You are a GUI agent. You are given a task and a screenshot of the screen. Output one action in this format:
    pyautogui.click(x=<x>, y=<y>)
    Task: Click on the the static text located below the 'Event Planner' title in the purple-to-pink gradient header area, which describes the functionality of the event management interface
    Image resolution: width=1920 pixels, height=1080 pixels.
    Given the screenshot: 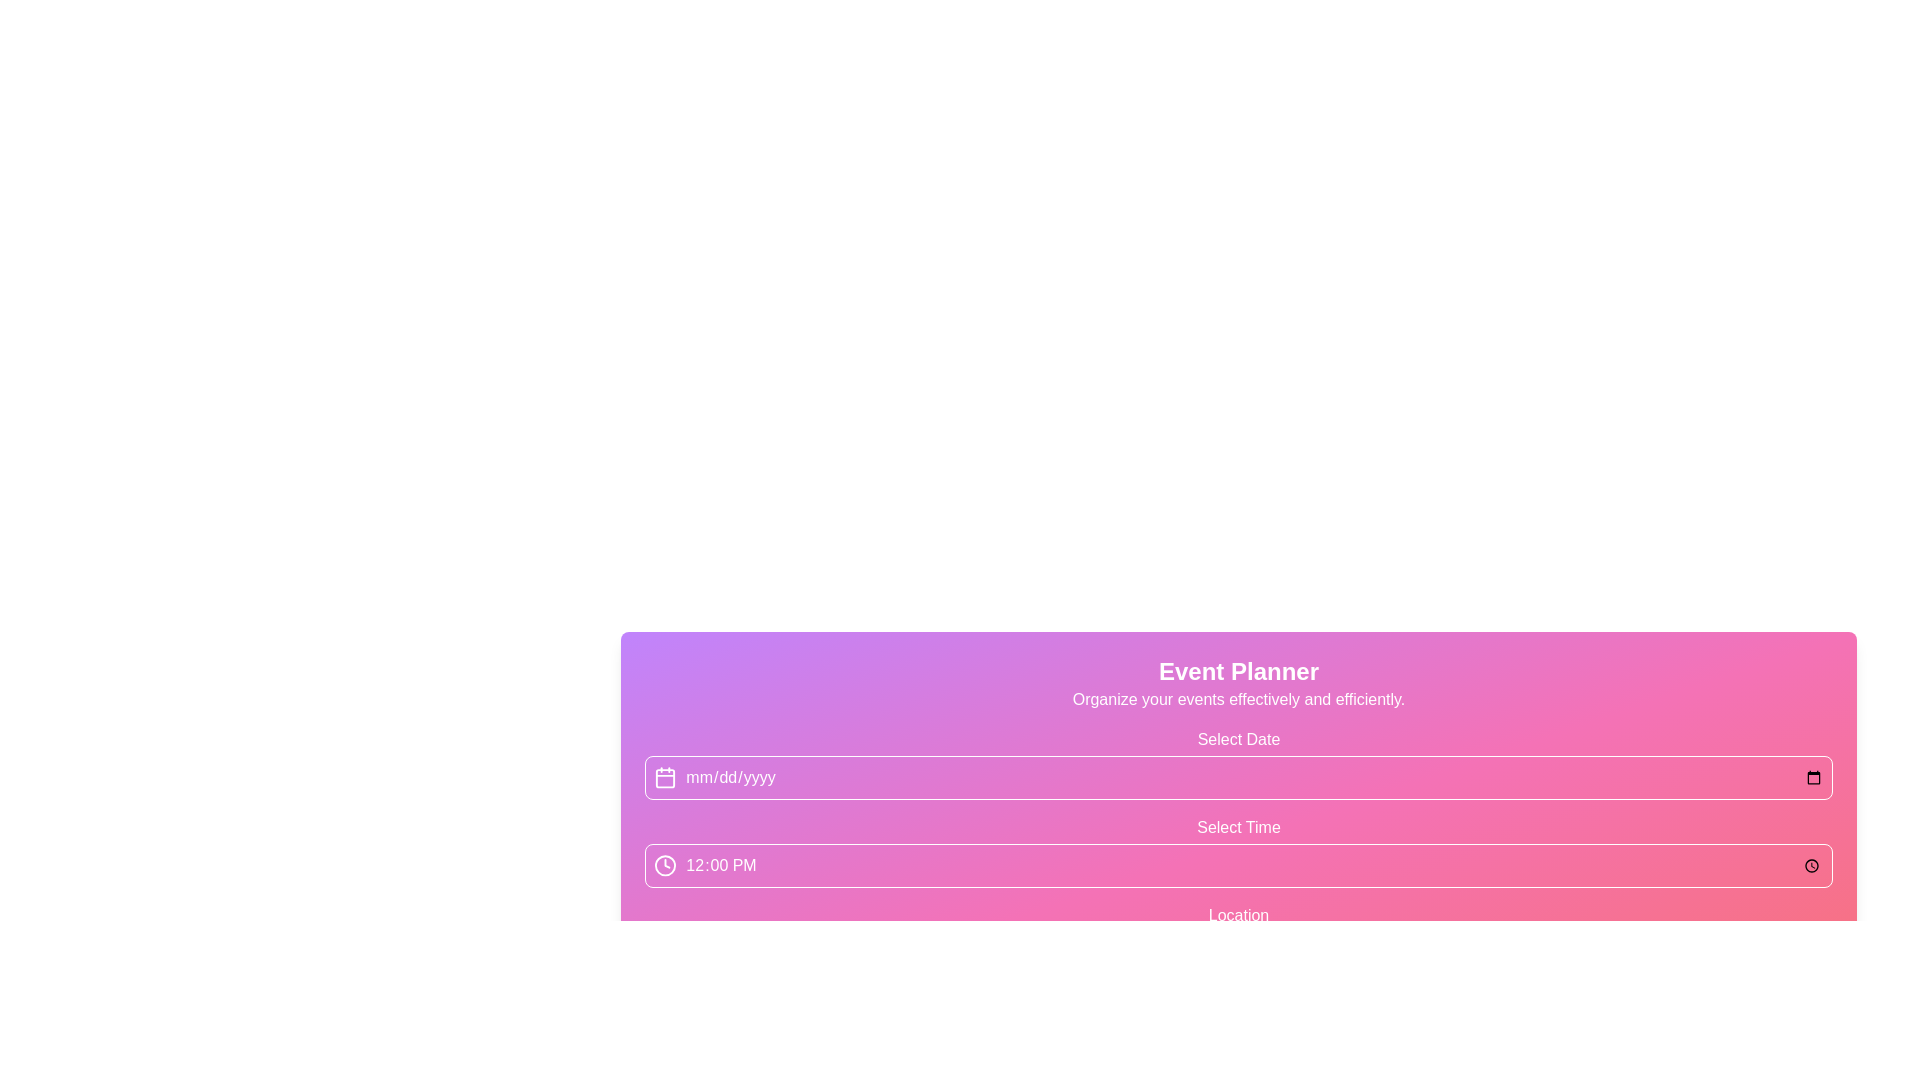 What is the action you would take?
    pyautogui.click(x=1237, y=698)
    